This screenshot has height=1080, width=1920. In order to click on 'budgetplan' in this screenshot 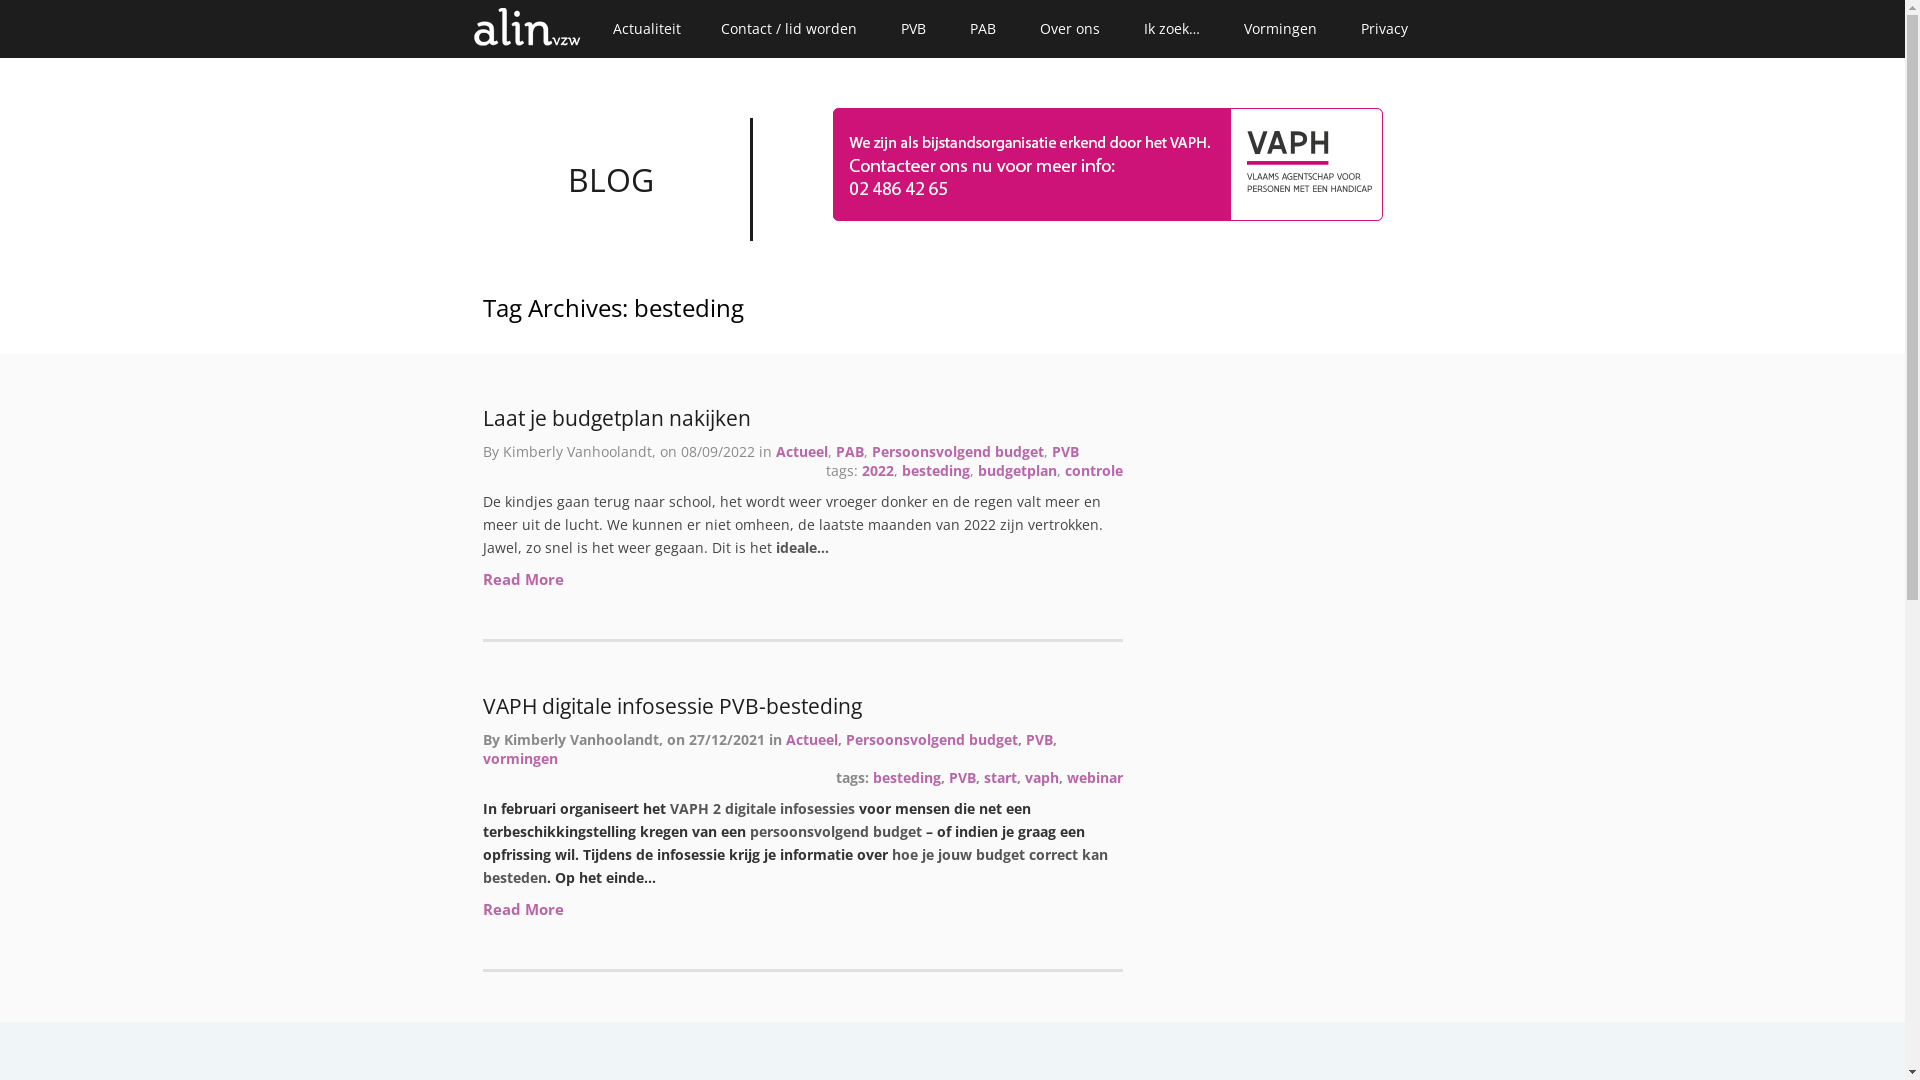, I will do `click(1017, 470)`.